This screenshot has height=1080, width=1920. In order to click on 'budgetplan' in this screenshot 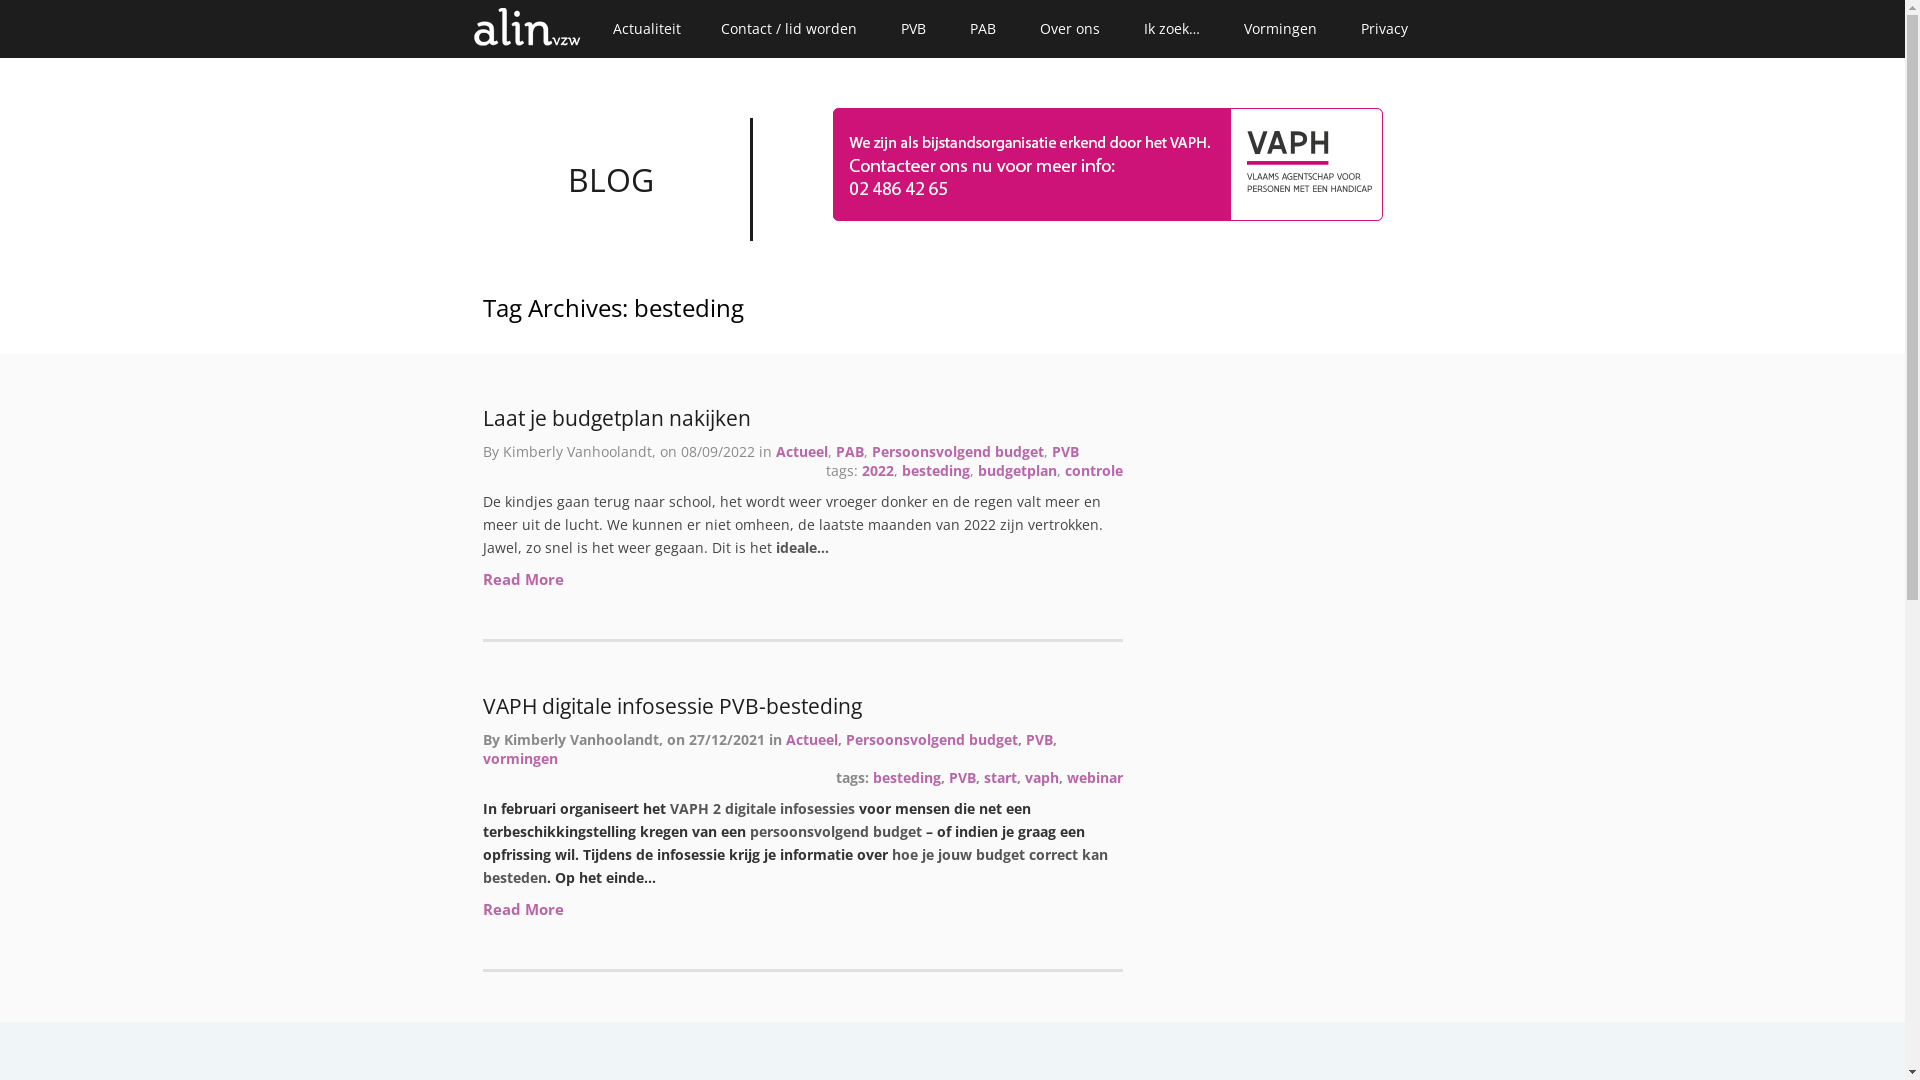, I will do `click(1017, 470)`.